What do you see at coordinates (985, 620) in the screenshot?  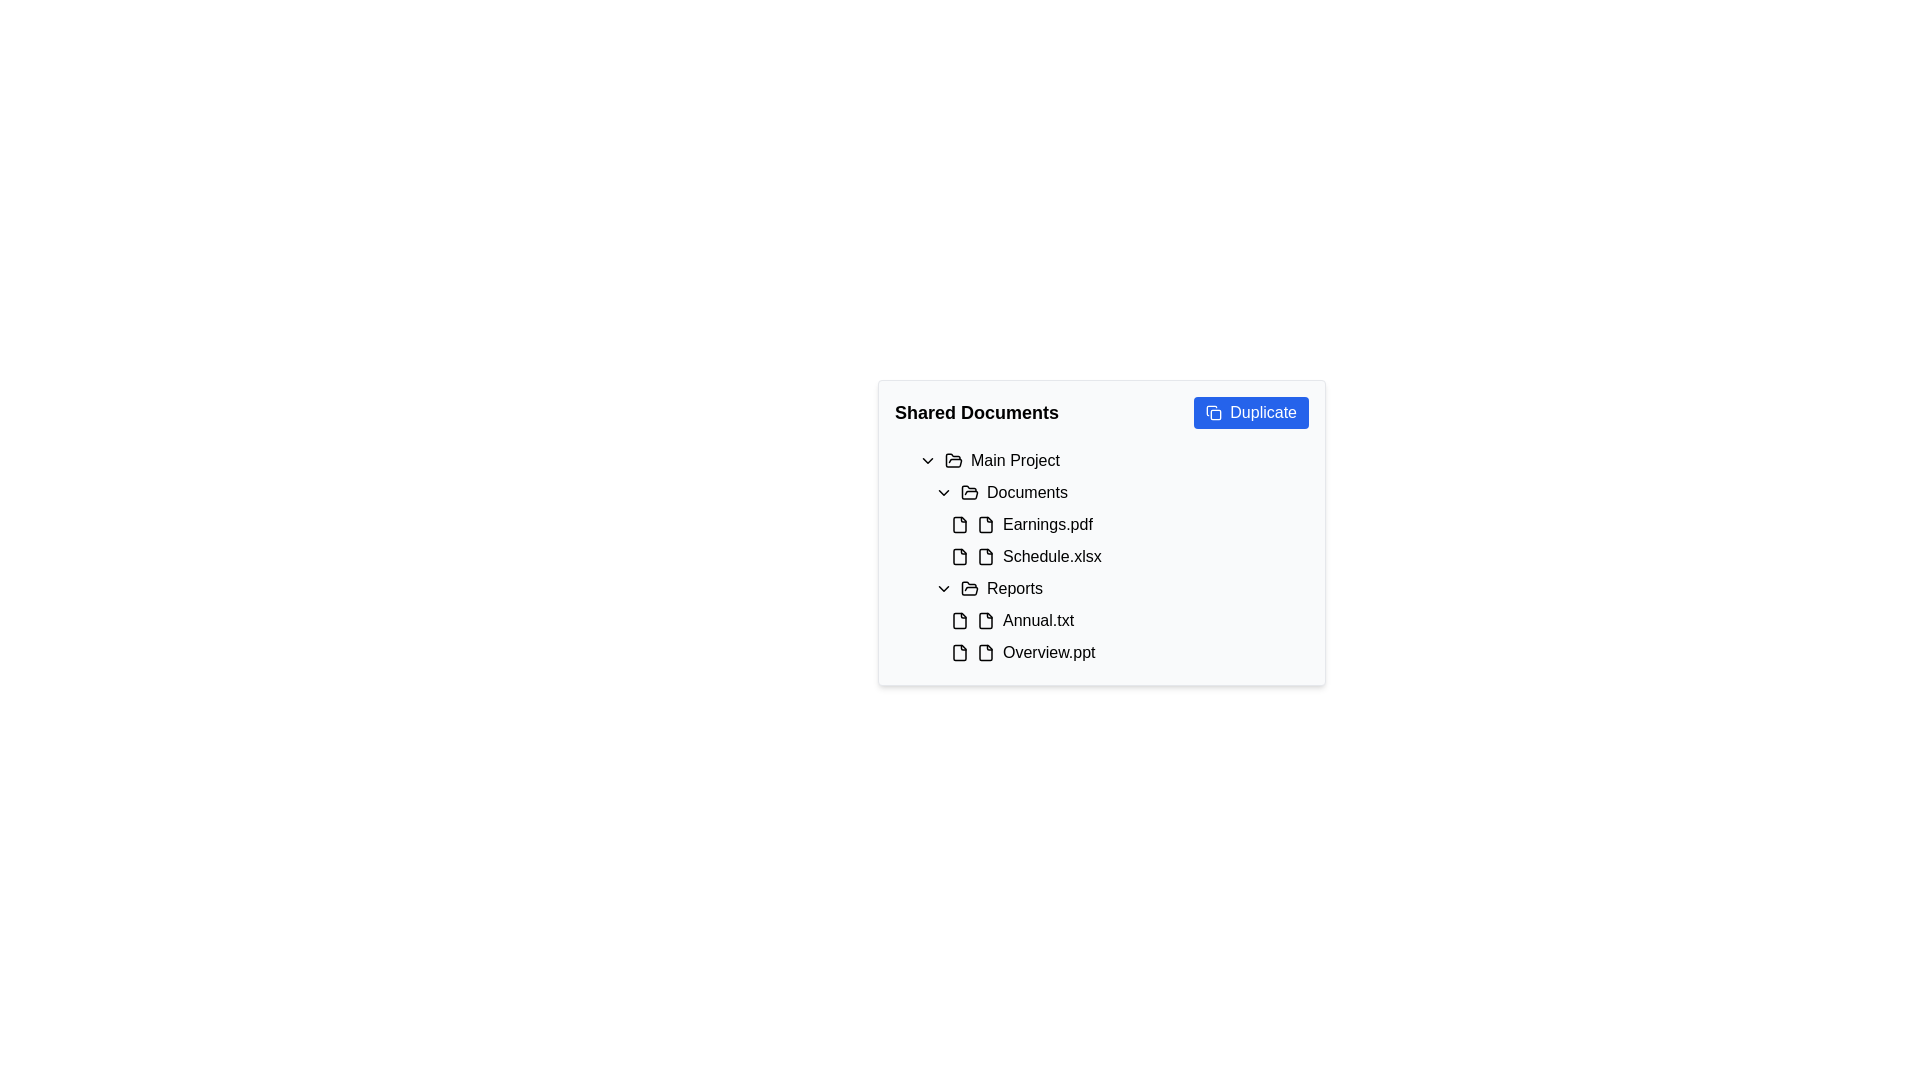 I see `the document file icon labeled 'Annual.txt' located` at bounding box center [985, 620].